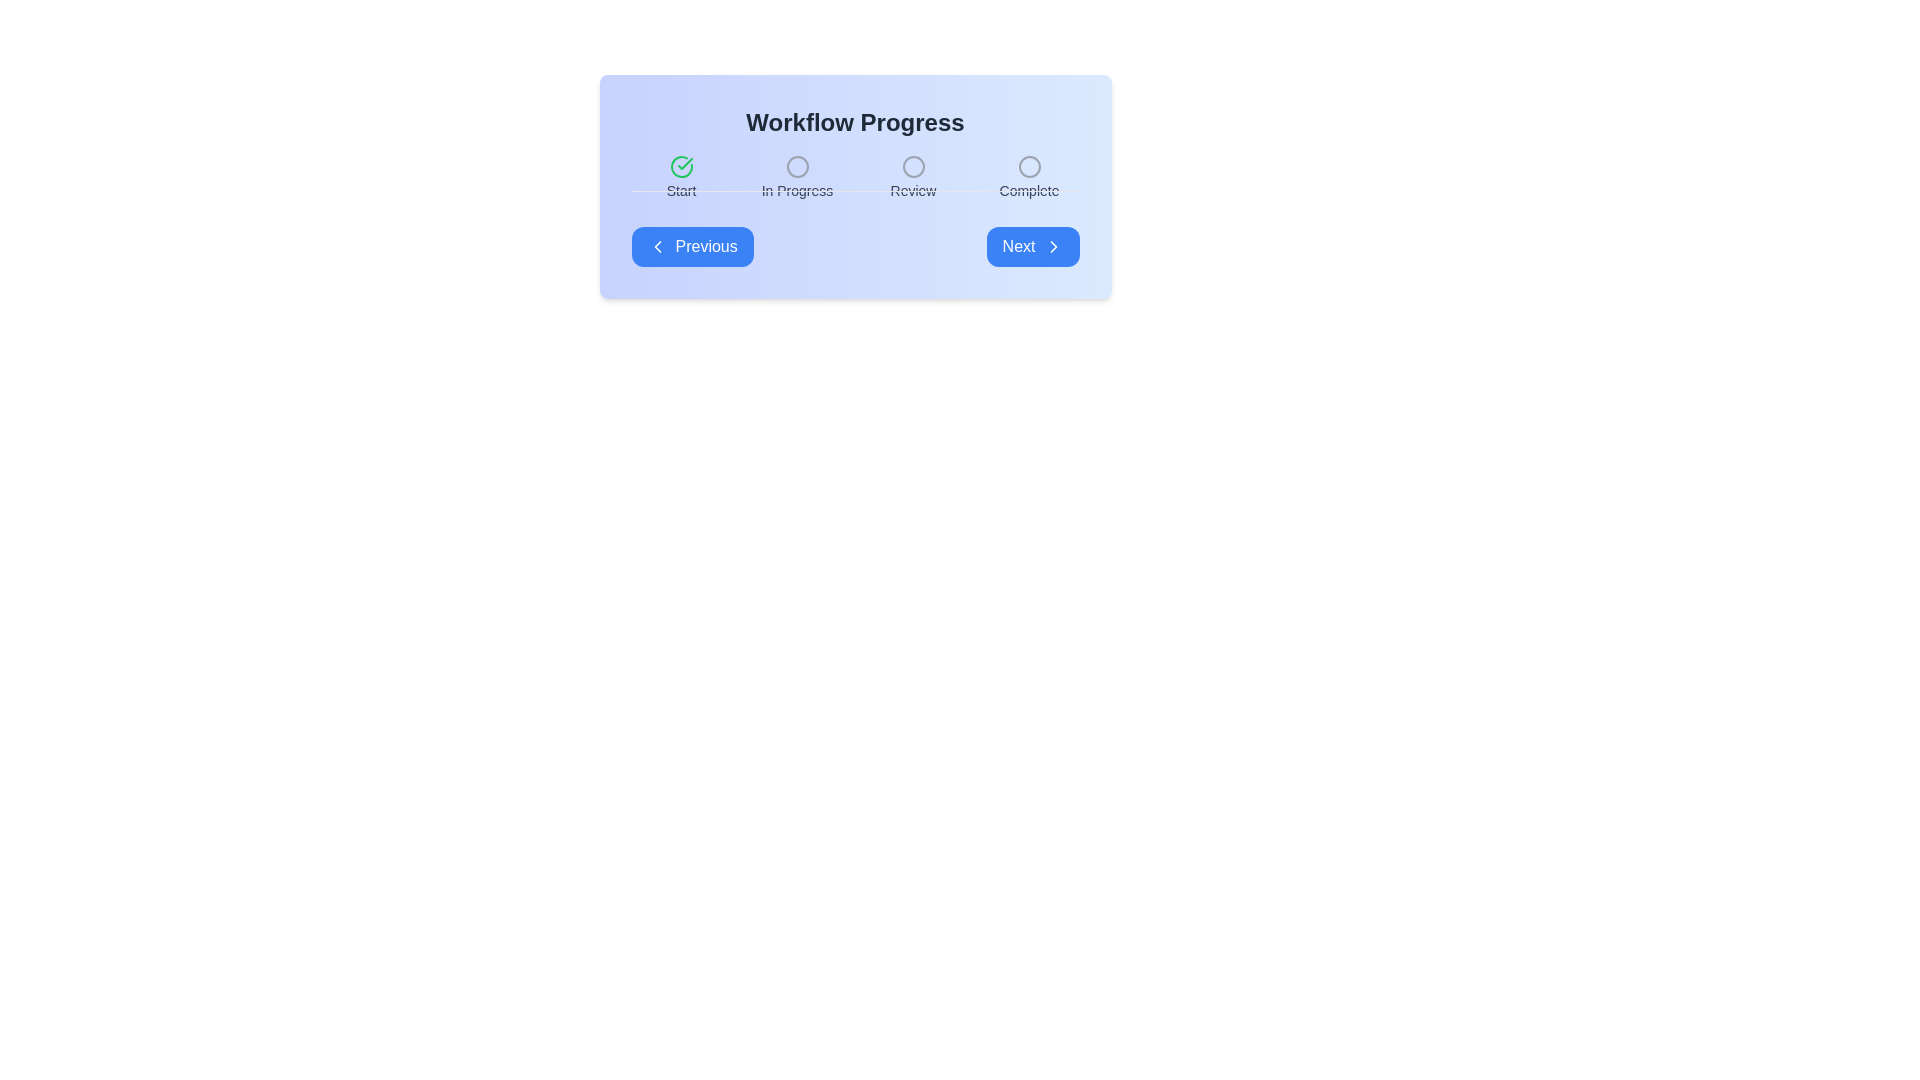 This screenshot has height=1080, width=1920. I want to click on the Circle Indicator Icon which has a gray border and empty fill, located in the 'In Progress' step of the workflow progress tracker, so click(796, 165).